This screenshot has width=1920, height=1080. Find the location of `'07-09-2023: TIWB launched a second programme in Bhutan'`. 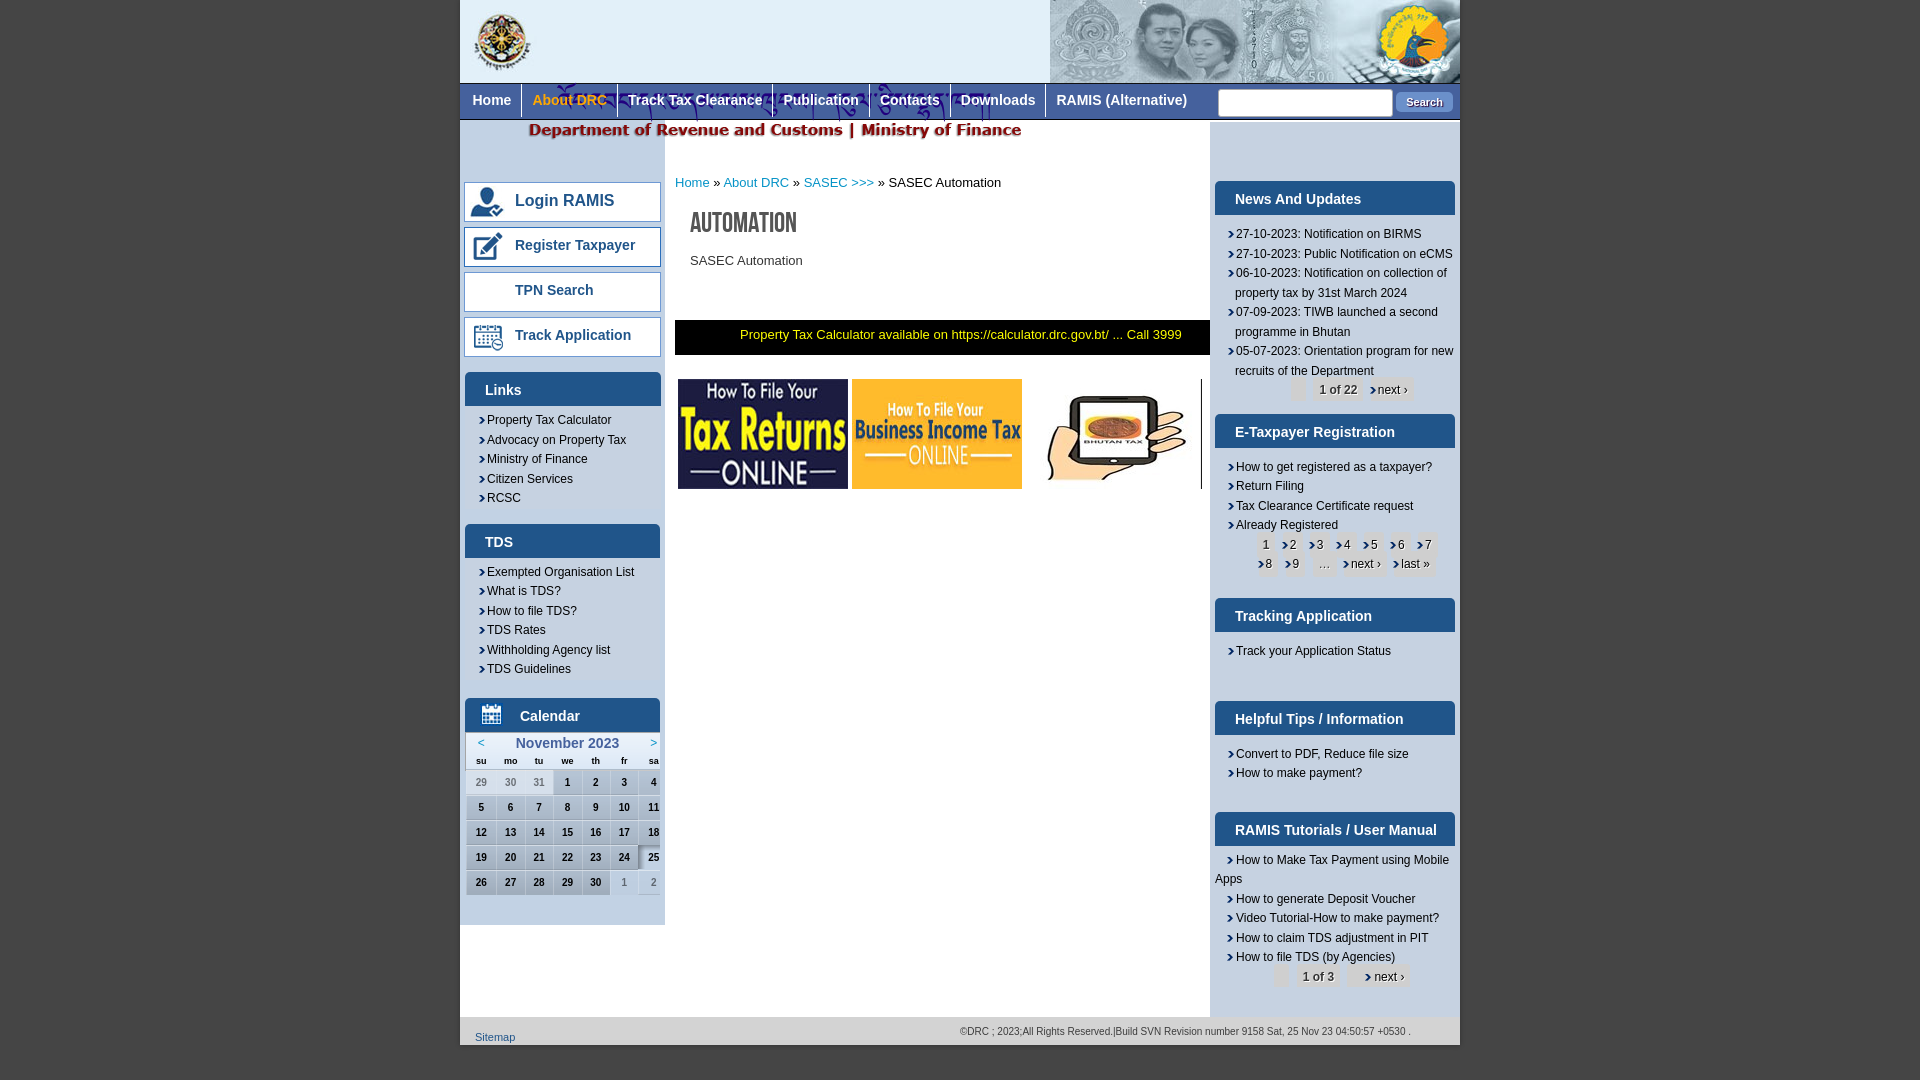

'07-09-2023: TIWB launched a second programme in Bhutan' is located at coordinates (1331, 320).